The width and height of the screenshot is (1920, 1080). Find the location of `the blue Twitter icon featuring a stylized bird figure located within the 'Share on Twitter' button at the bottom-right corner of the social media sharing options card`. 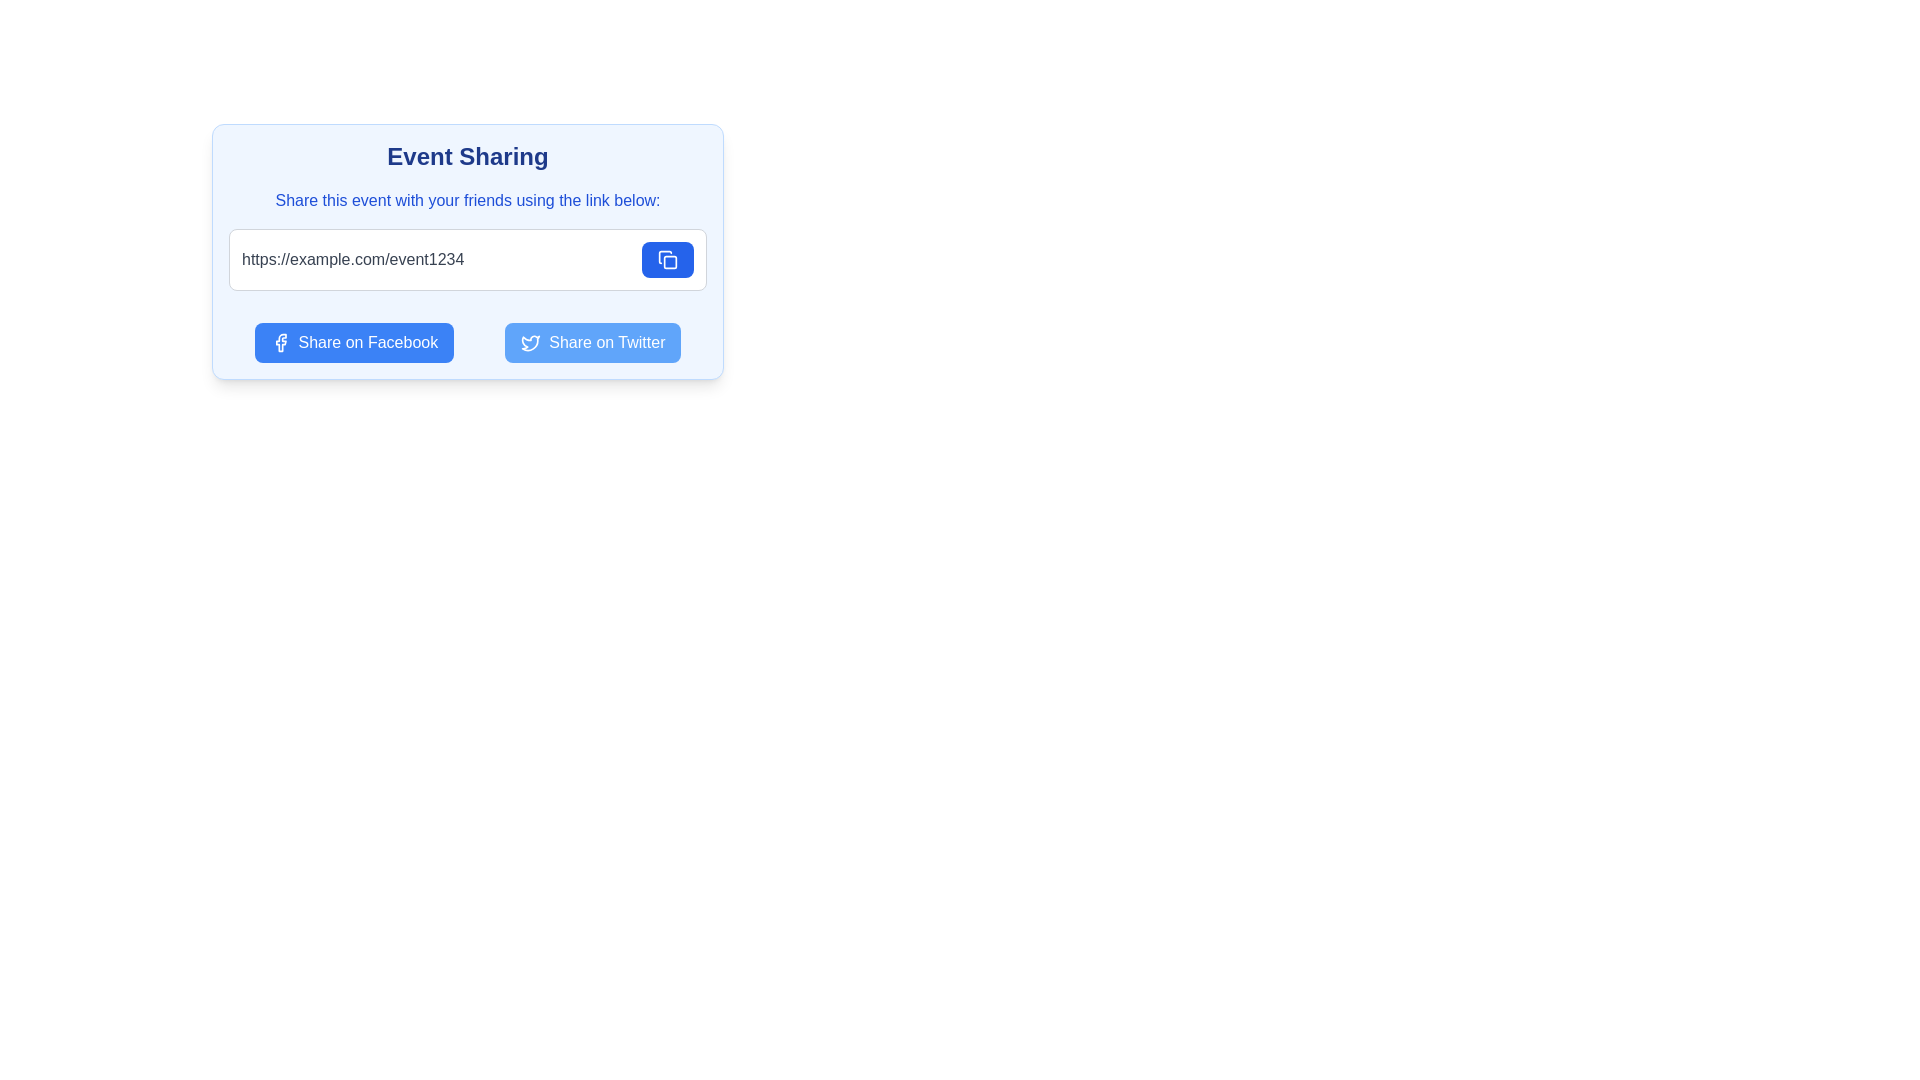

the blue Twitter icon featuring a stylized bird figure located within the 'Share on Twitter' button at the bottom-right corner of the social media sharing options card is located at coordinates (531, 342).